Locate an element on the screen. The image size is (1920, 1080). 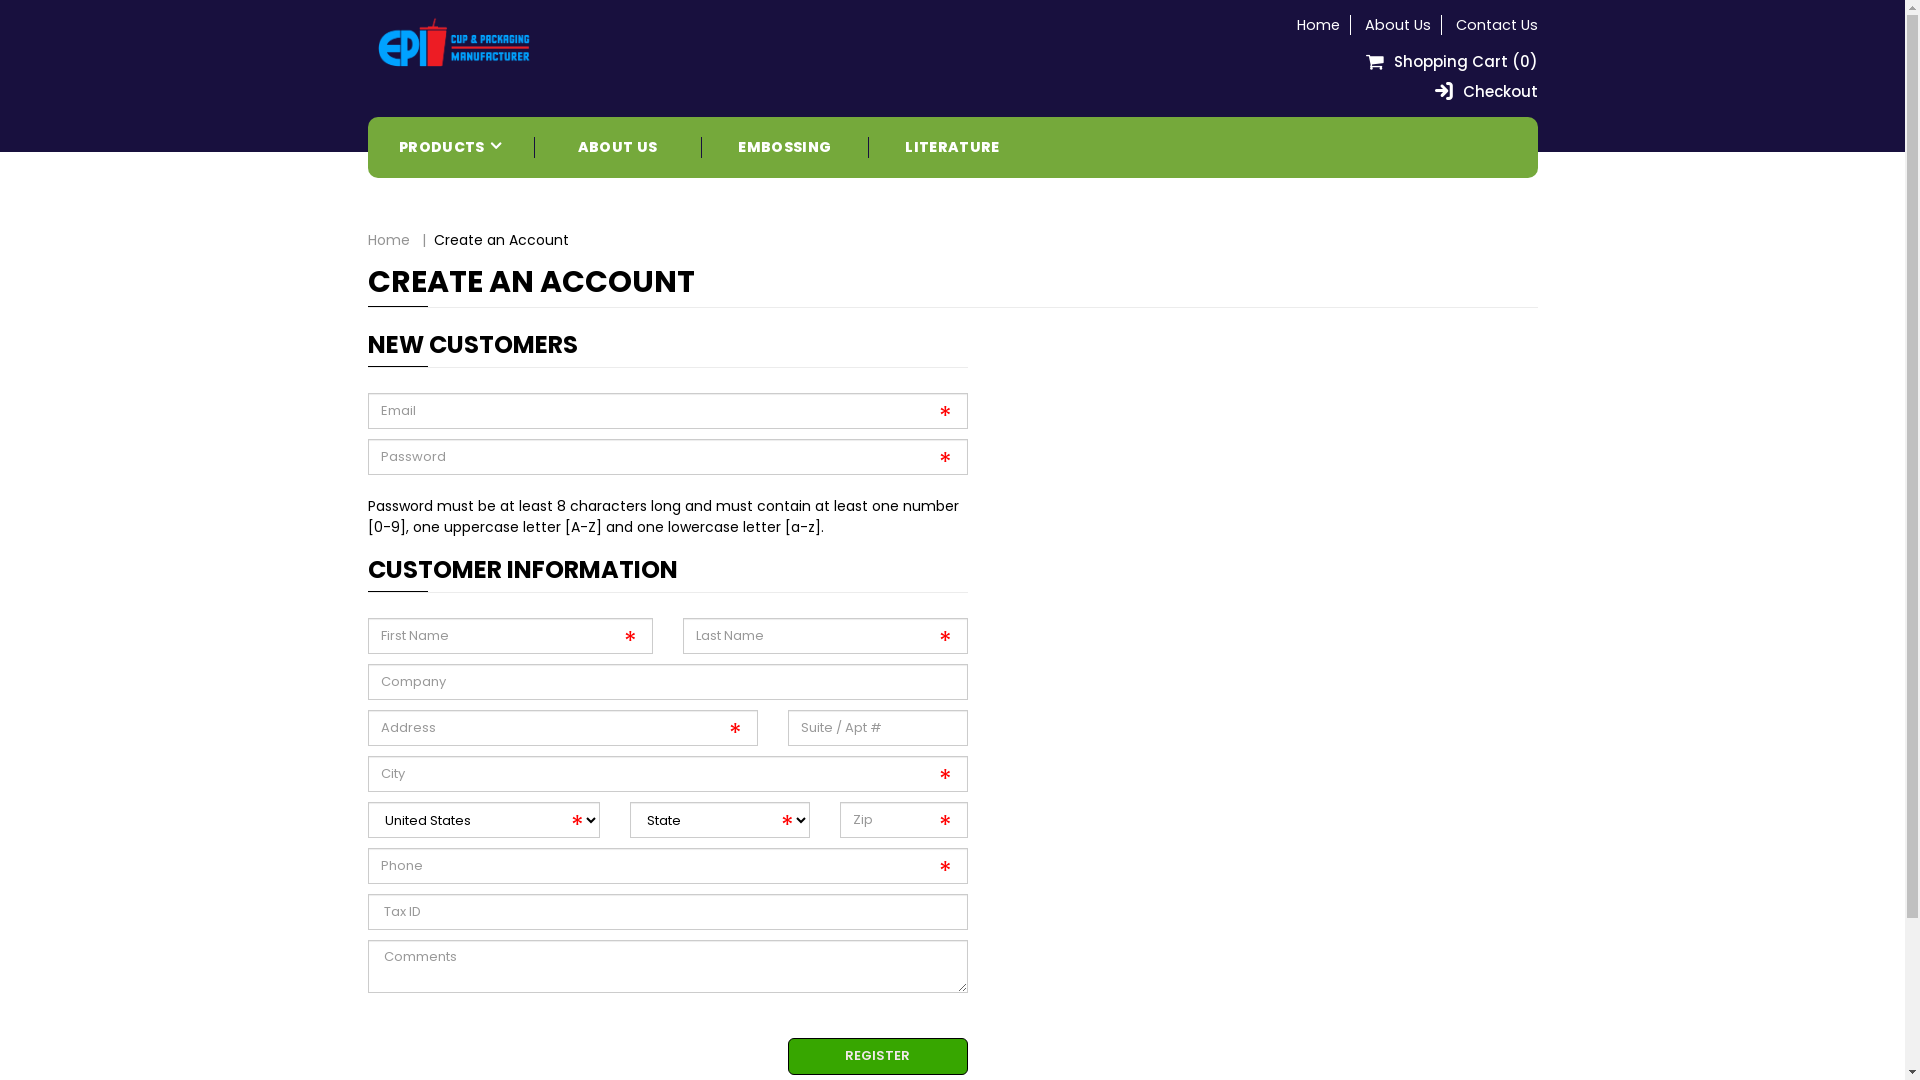
'Checkout' is located at coordinates (1479, 92).